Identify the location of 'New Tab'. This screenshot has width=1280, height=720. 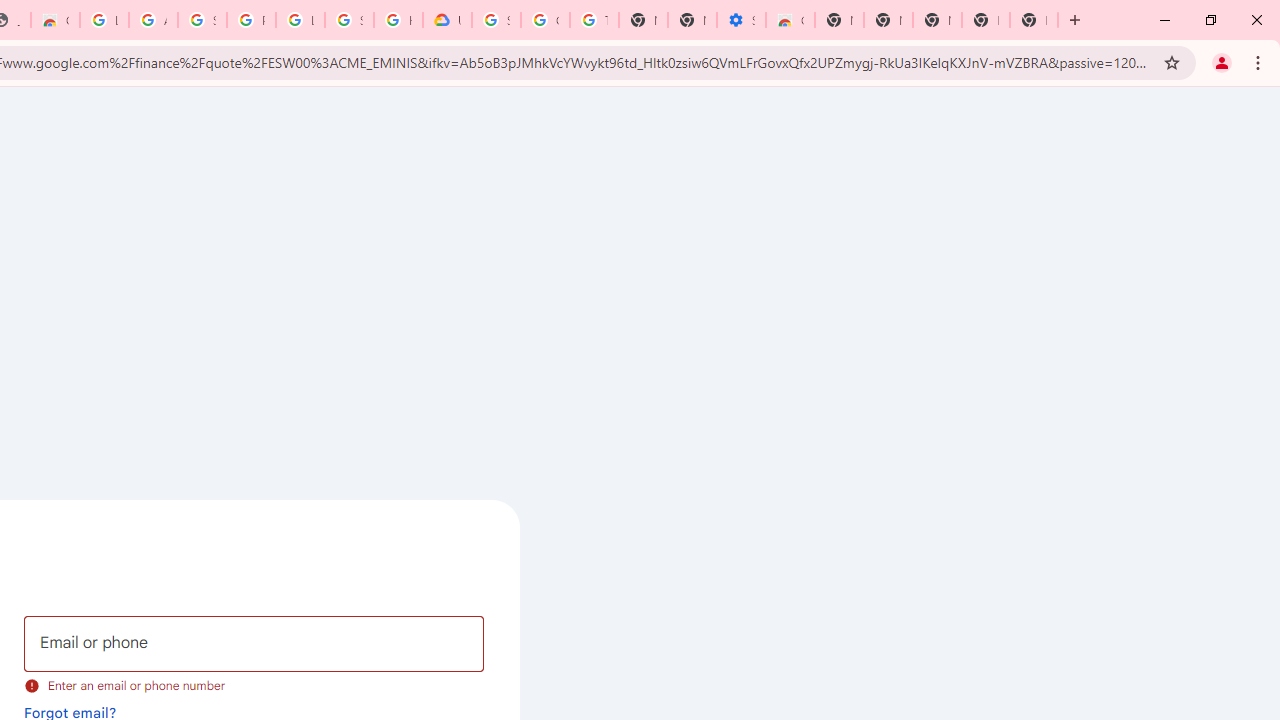
(1034, 20).